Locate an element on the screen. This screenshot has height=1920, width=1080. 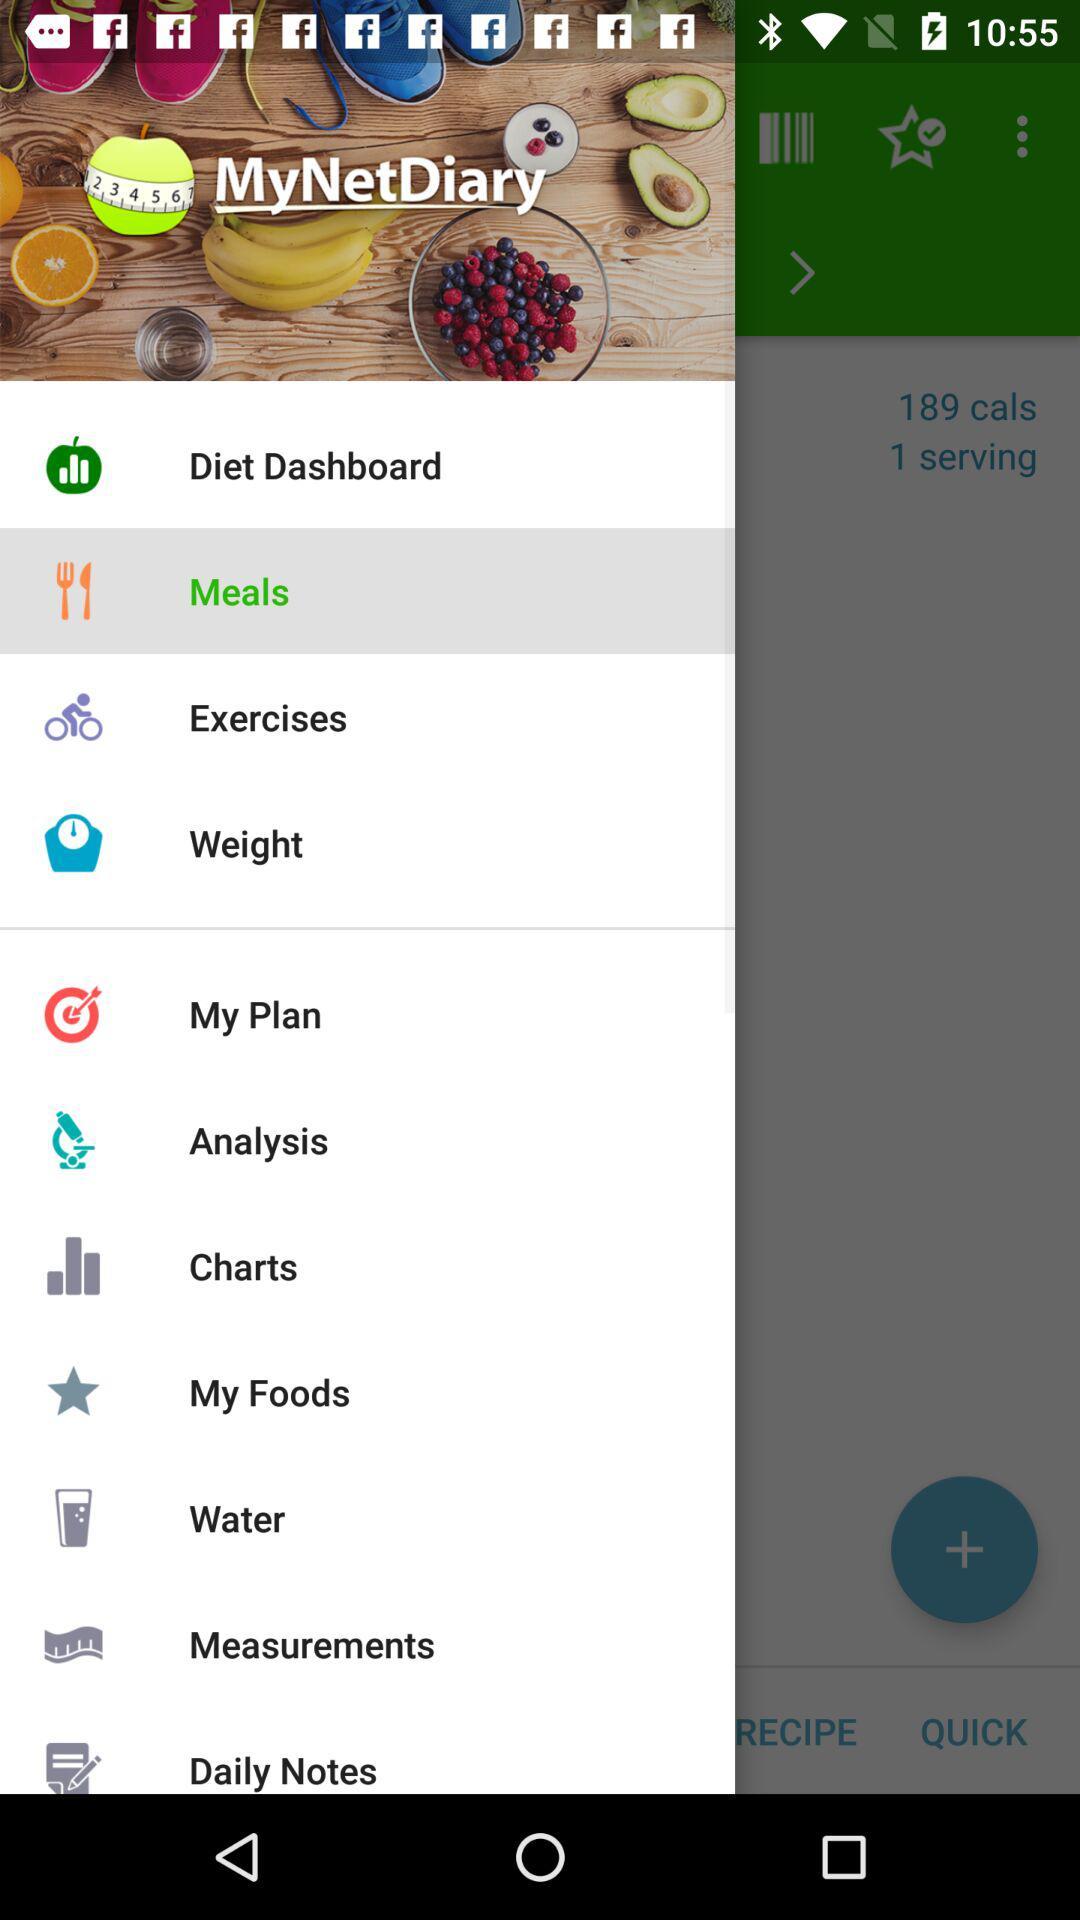
the add icon is located at coordinates (963, 1548).